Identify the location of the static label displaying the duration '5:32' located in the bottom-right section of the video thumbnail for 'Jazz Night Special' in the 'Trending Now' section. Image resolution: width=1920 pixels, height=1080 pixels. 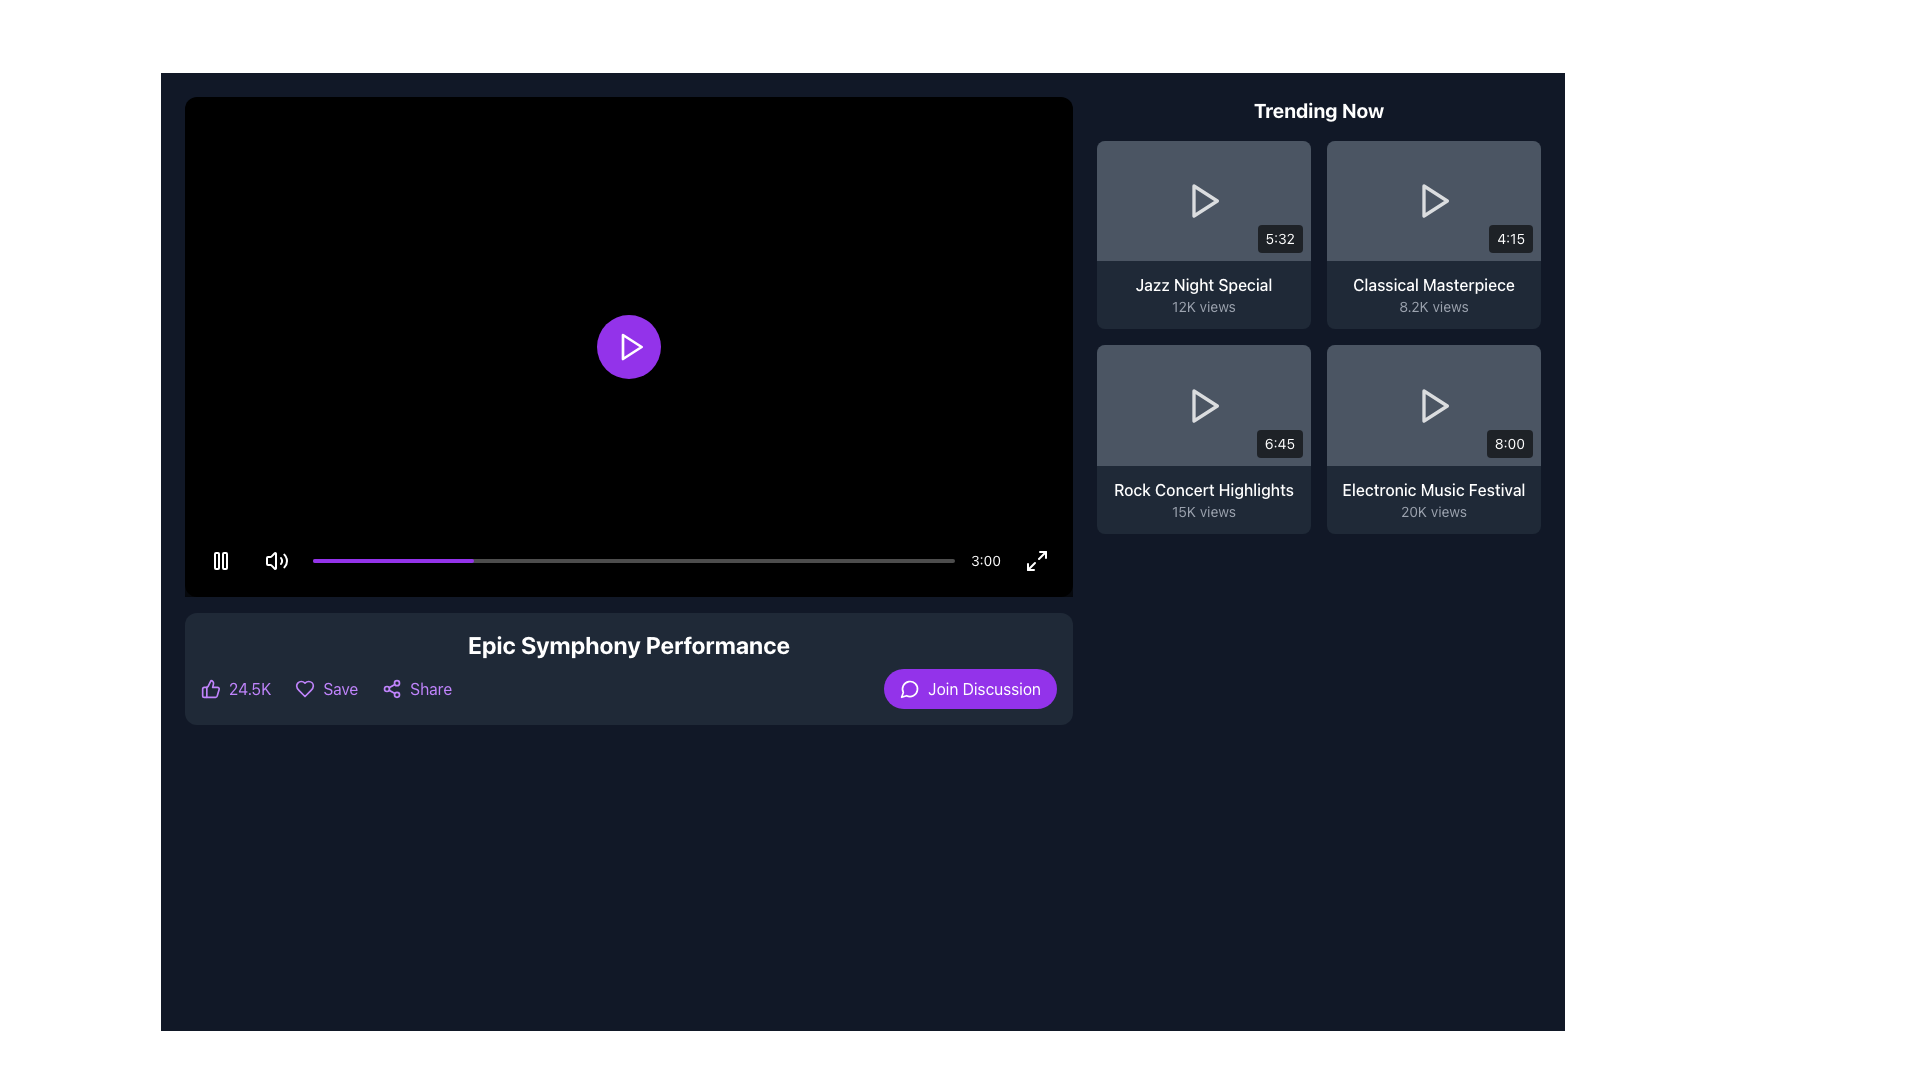
(1280, 238).